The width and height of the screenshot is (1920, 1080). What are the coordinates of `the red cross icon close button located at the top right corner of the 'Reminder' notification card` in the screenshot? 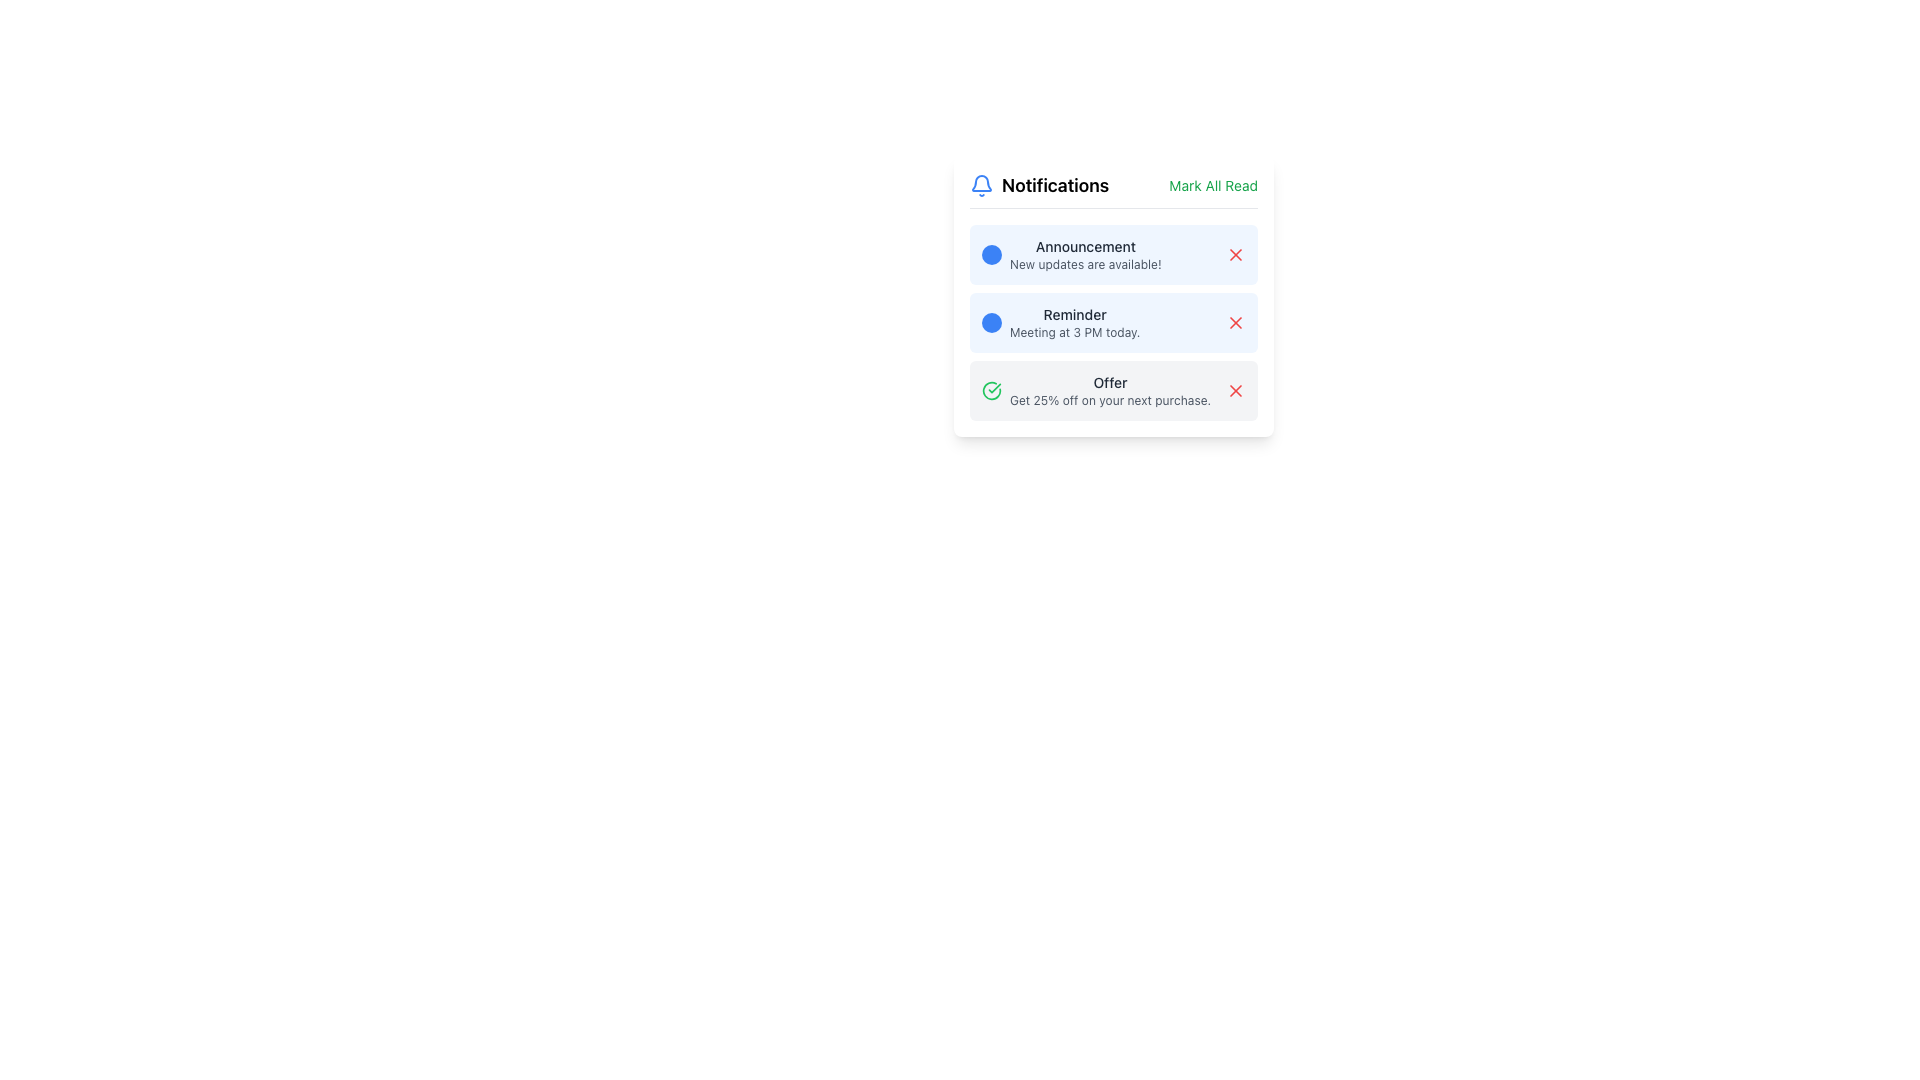 It's located at (1235, 322).